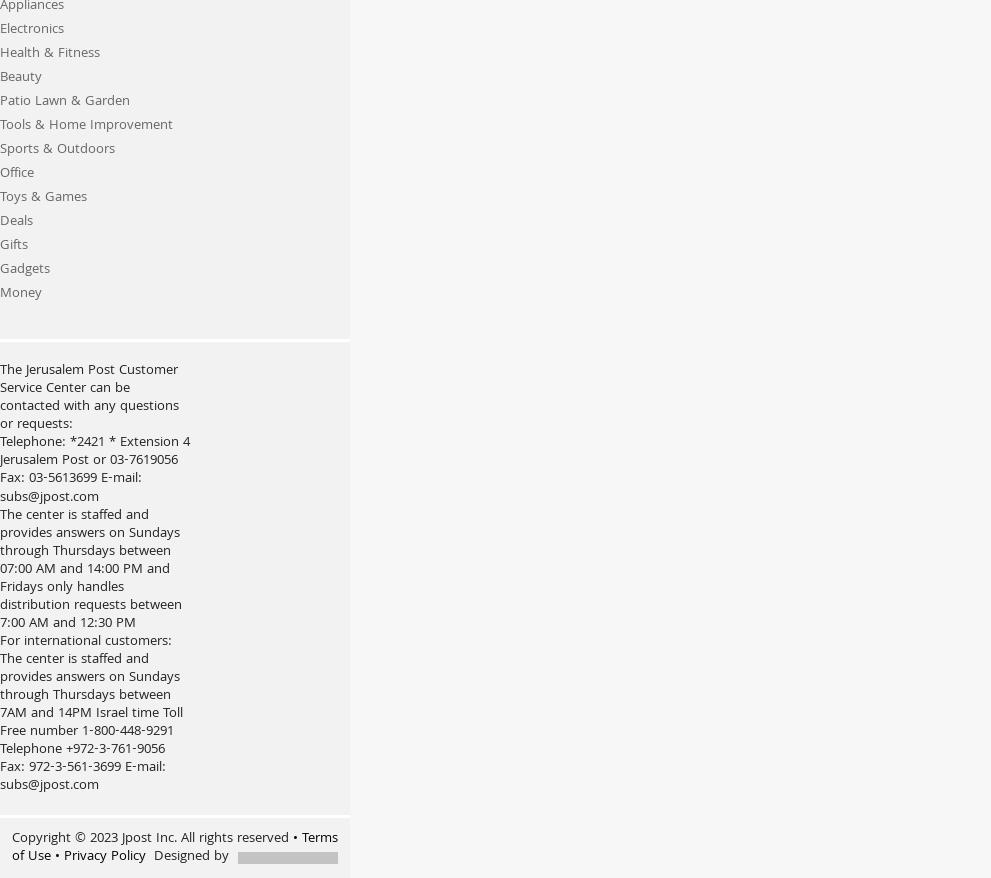 This screenshot has width=991, height=878. What do you see at coordinates (175, 847) in the screenshot?
I see `'• Terms of Use'` at bounding box center [175, 847].